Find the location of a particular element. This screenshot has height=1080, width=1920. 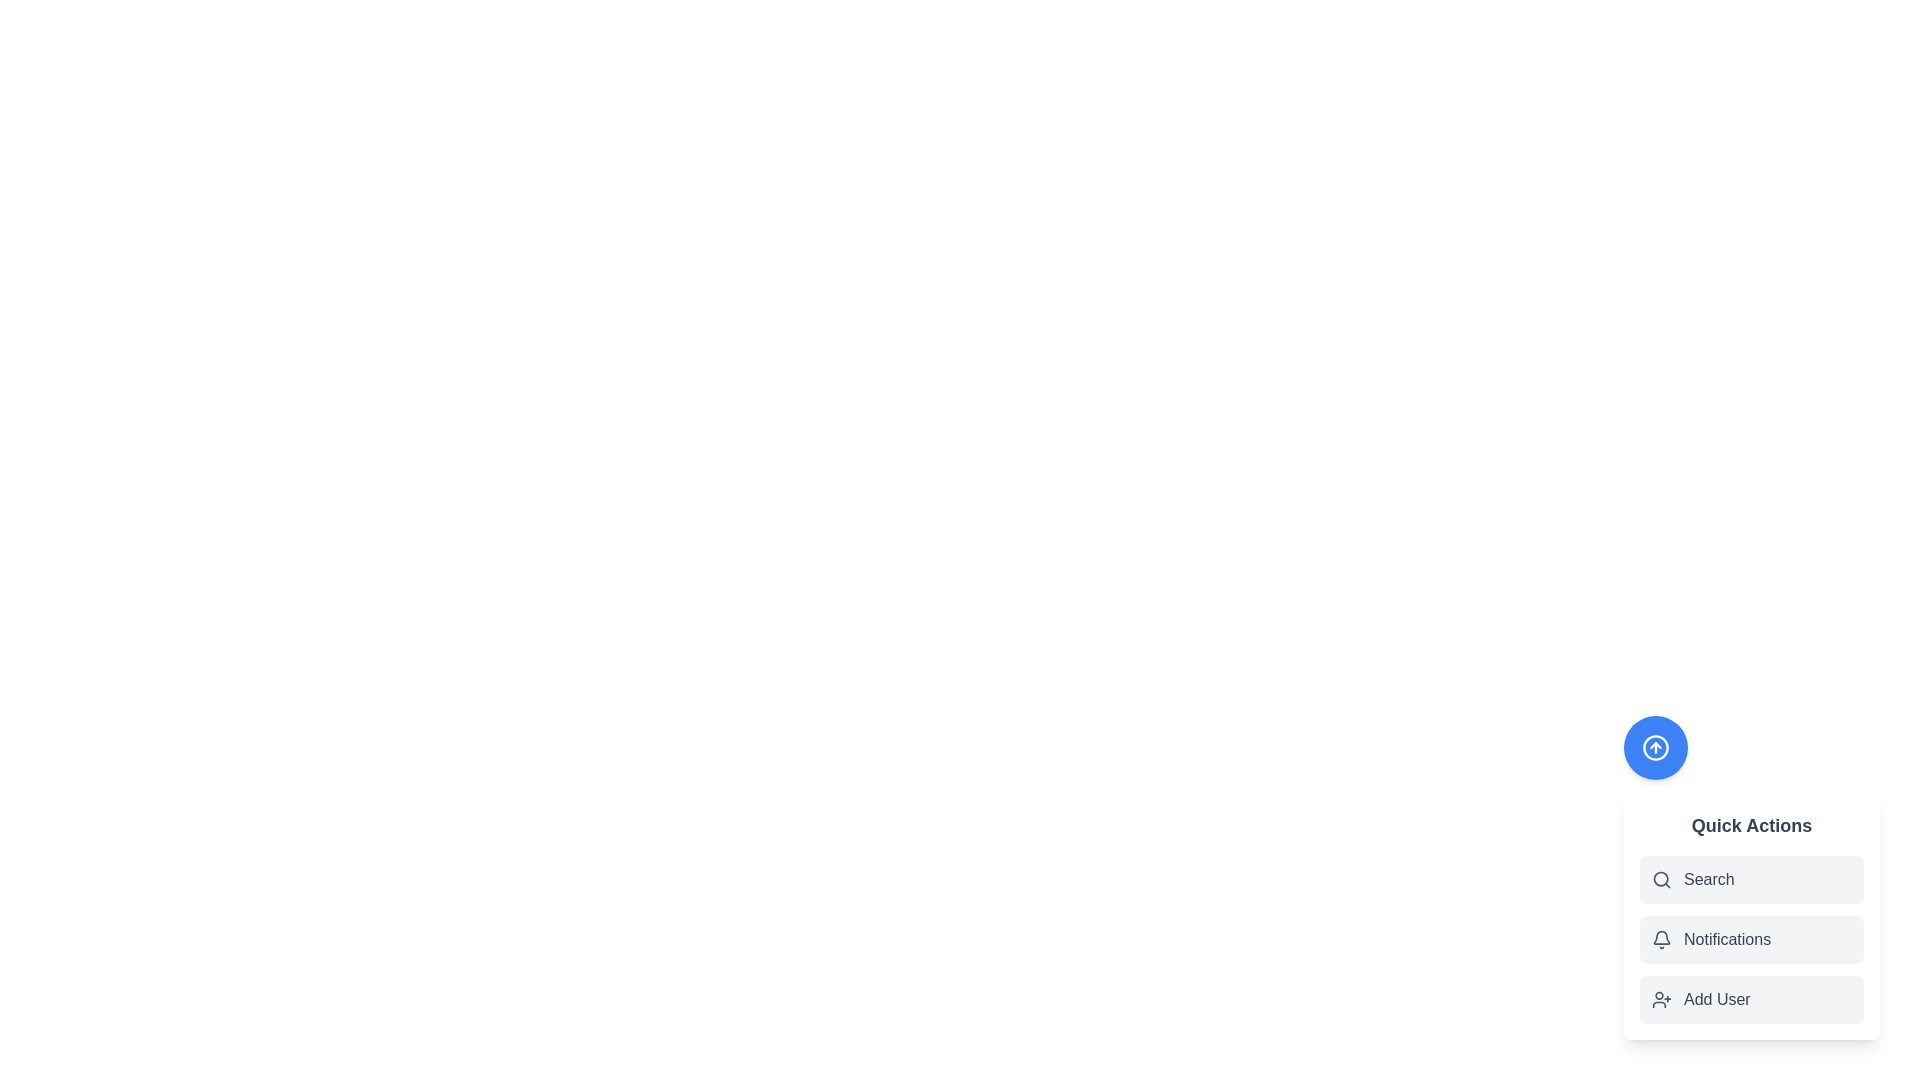

the bell-like notification icon located is located at coordinates (1661, 937).